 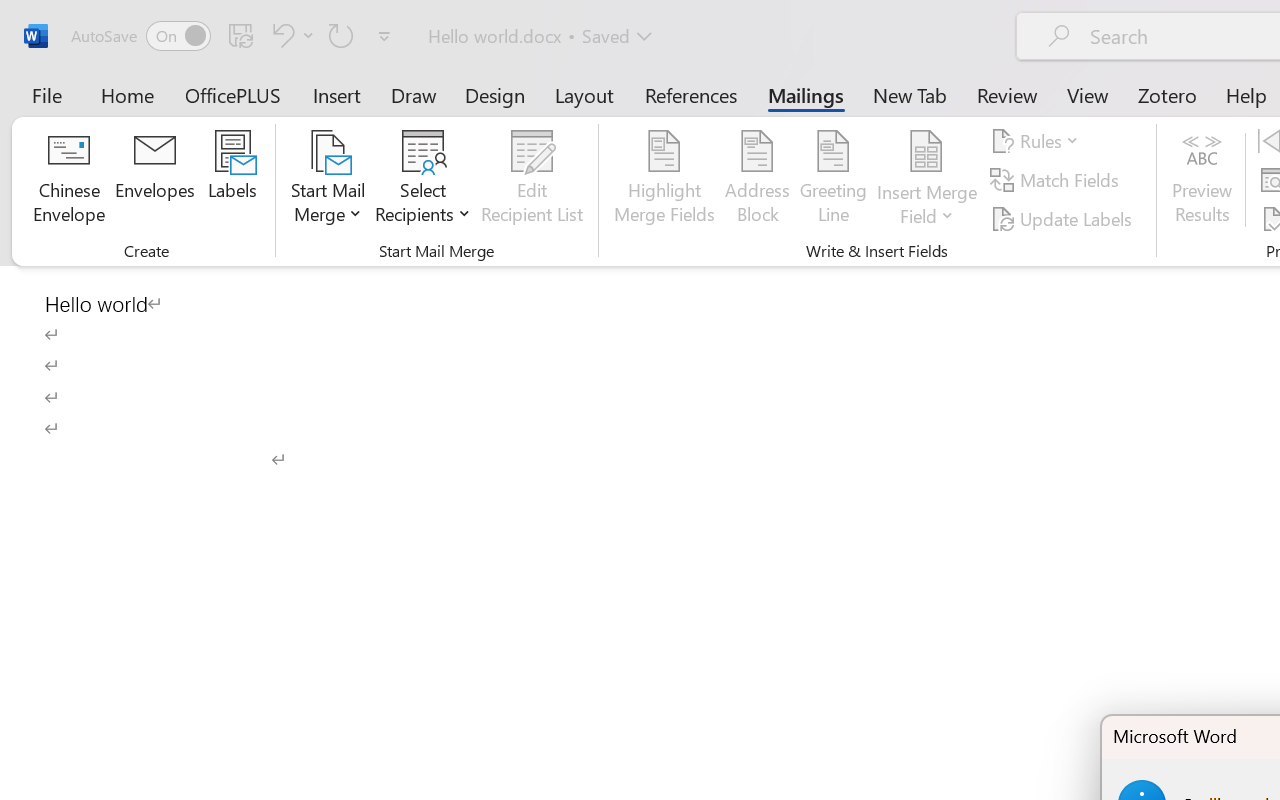 I want to click on 'OfficePLUS', so click(x=233, y=94).